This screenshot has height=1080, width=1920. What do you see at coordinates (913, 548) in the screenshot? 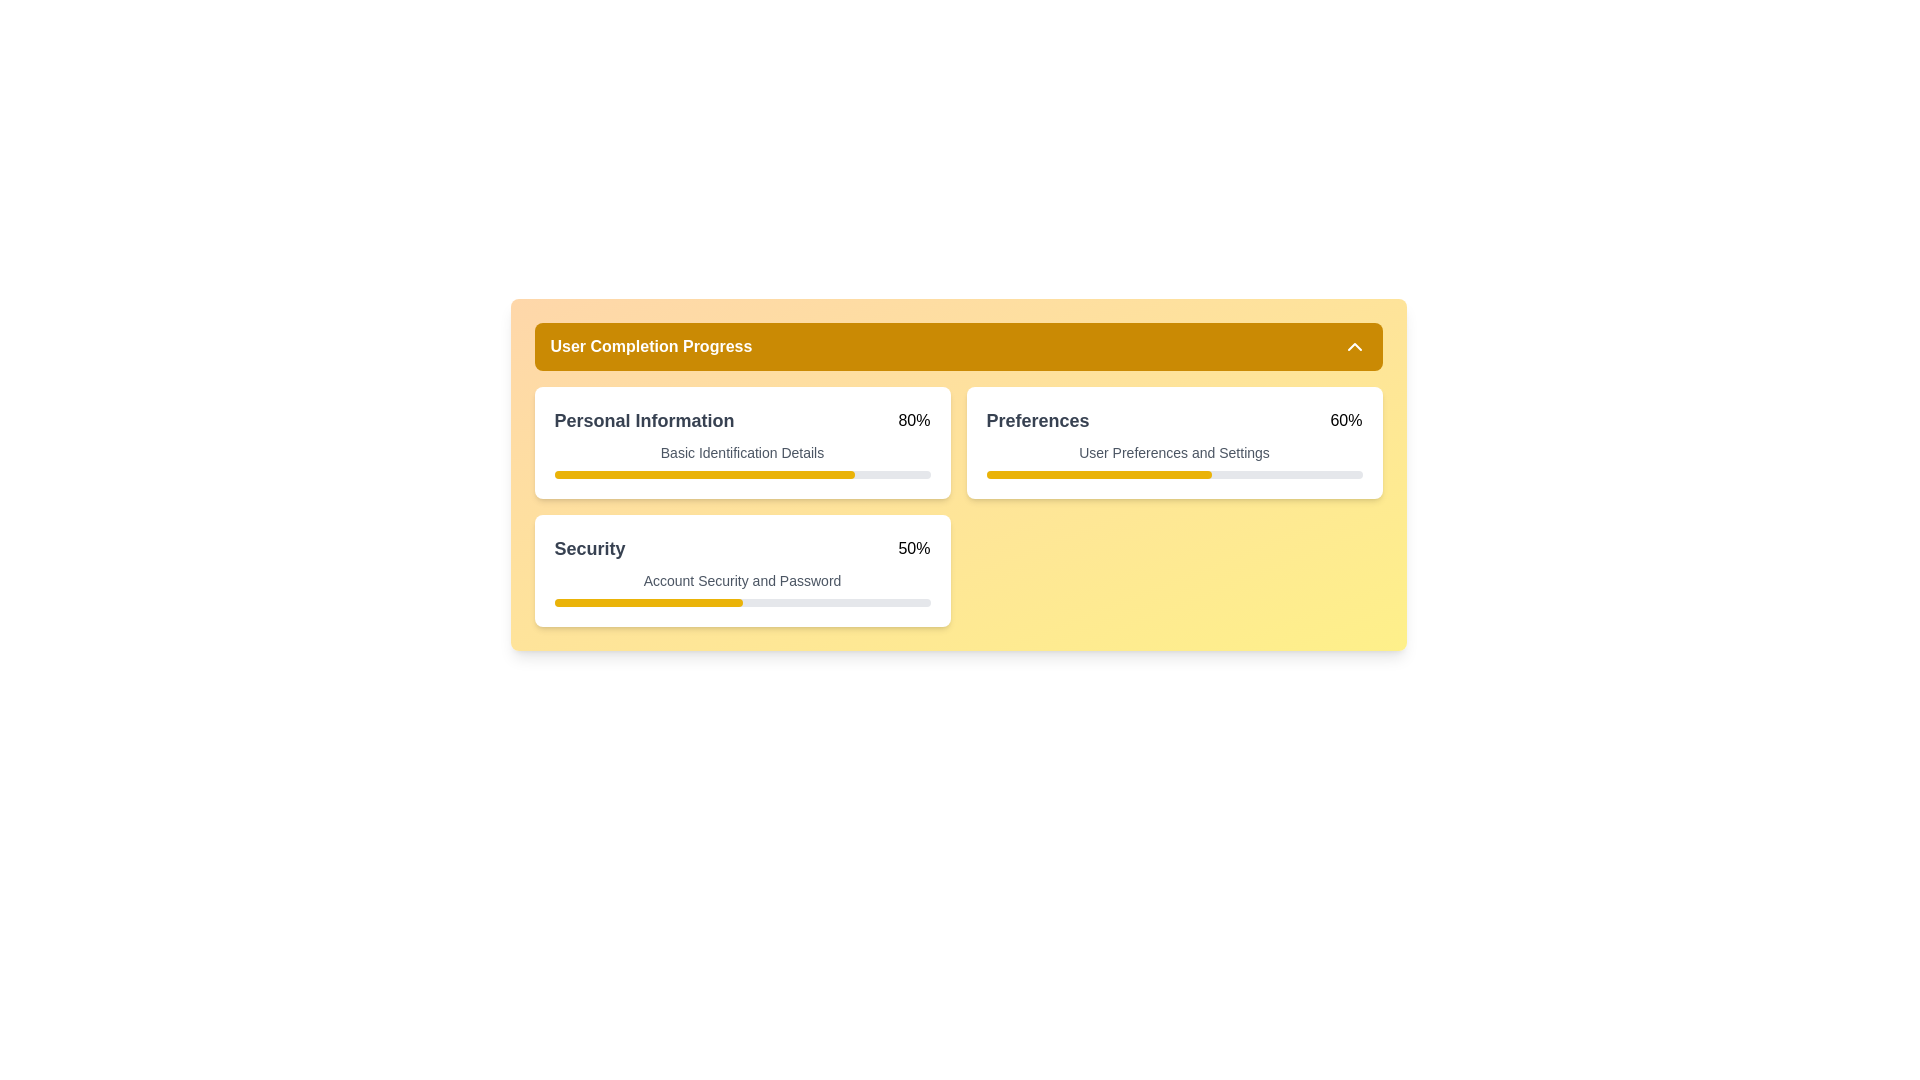
I see `the text label displaying '50%' in bold black font, located in the bottom-left section of the 'Security' card, aligned to the right of the word 'Security'` at bounding box center [913, 548].